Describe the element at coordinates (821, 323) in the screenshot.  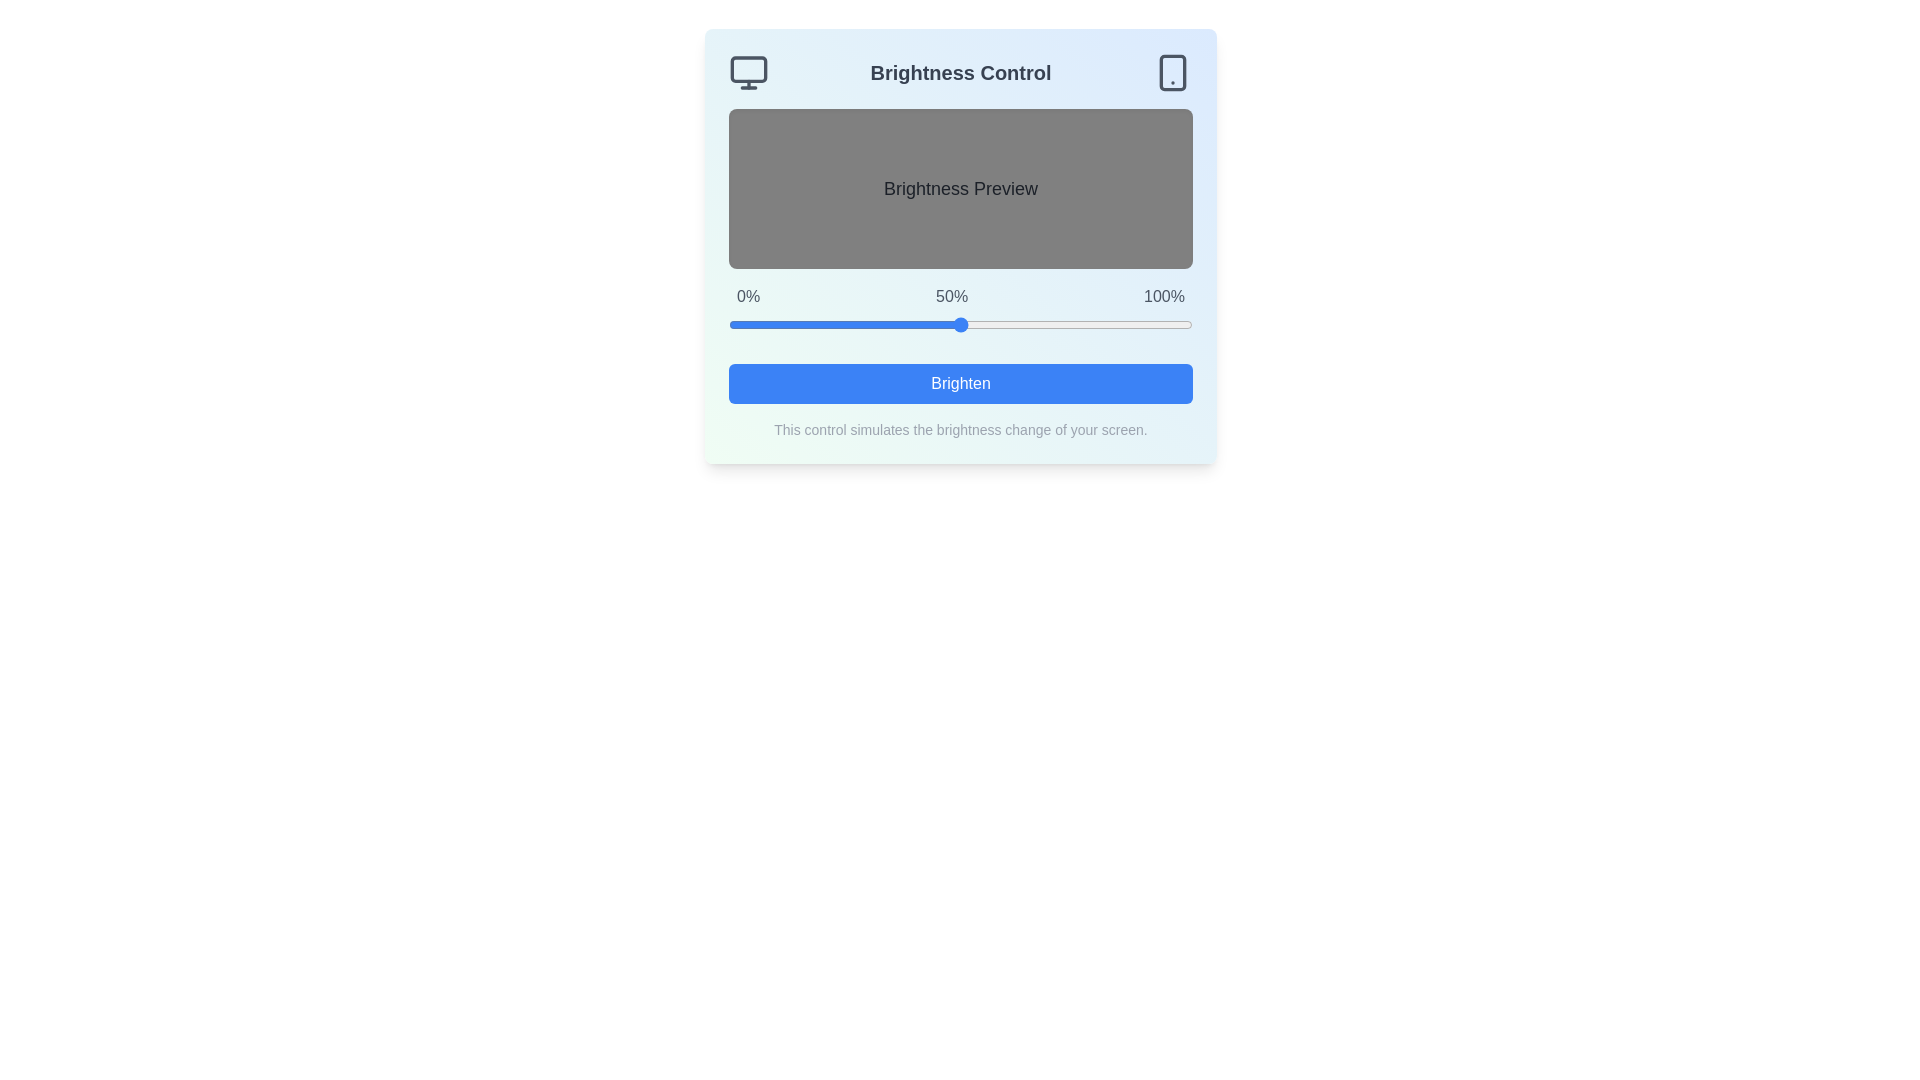
I see `the brightness slider to set the brightness level to 20%` at that location.